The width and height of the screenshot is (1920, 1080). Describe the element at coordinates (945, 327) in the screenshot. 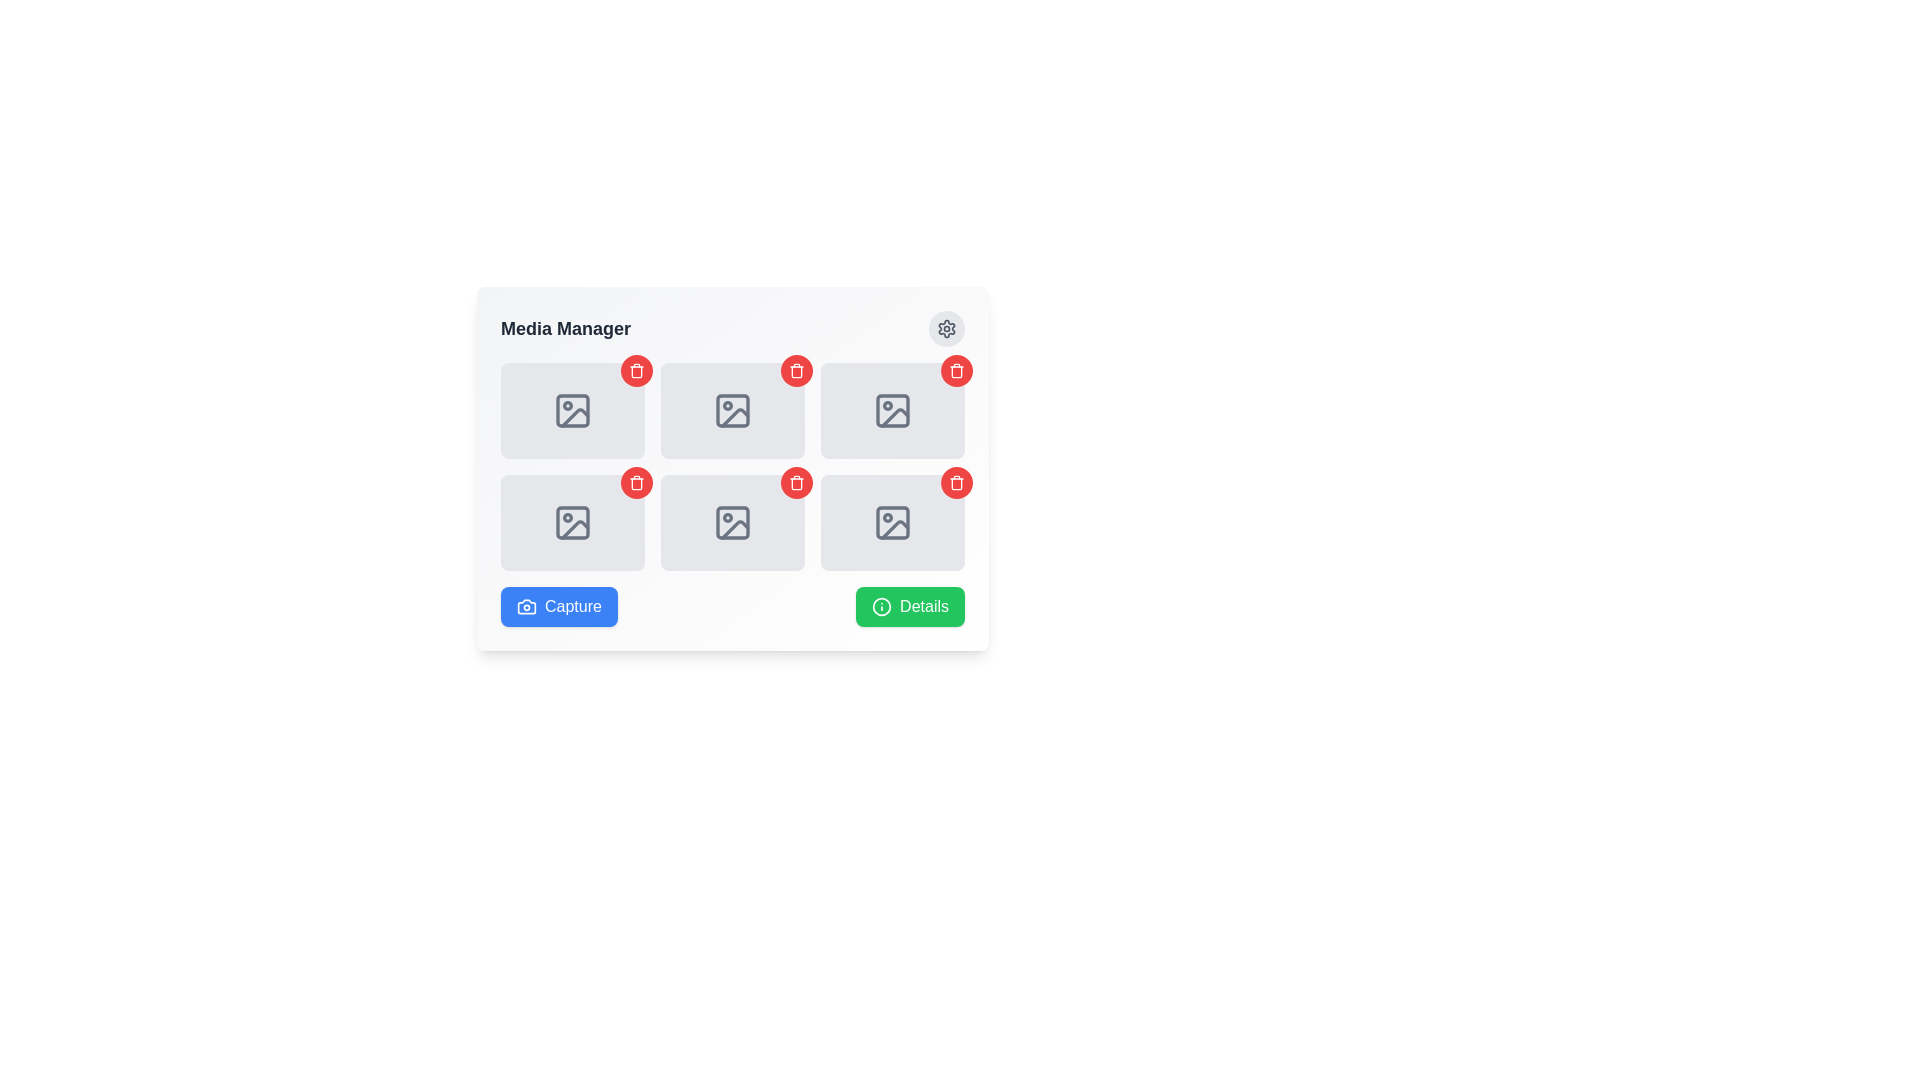

I see `the settings button located in the top-right corner of the 'Media Manager' section` at that location.